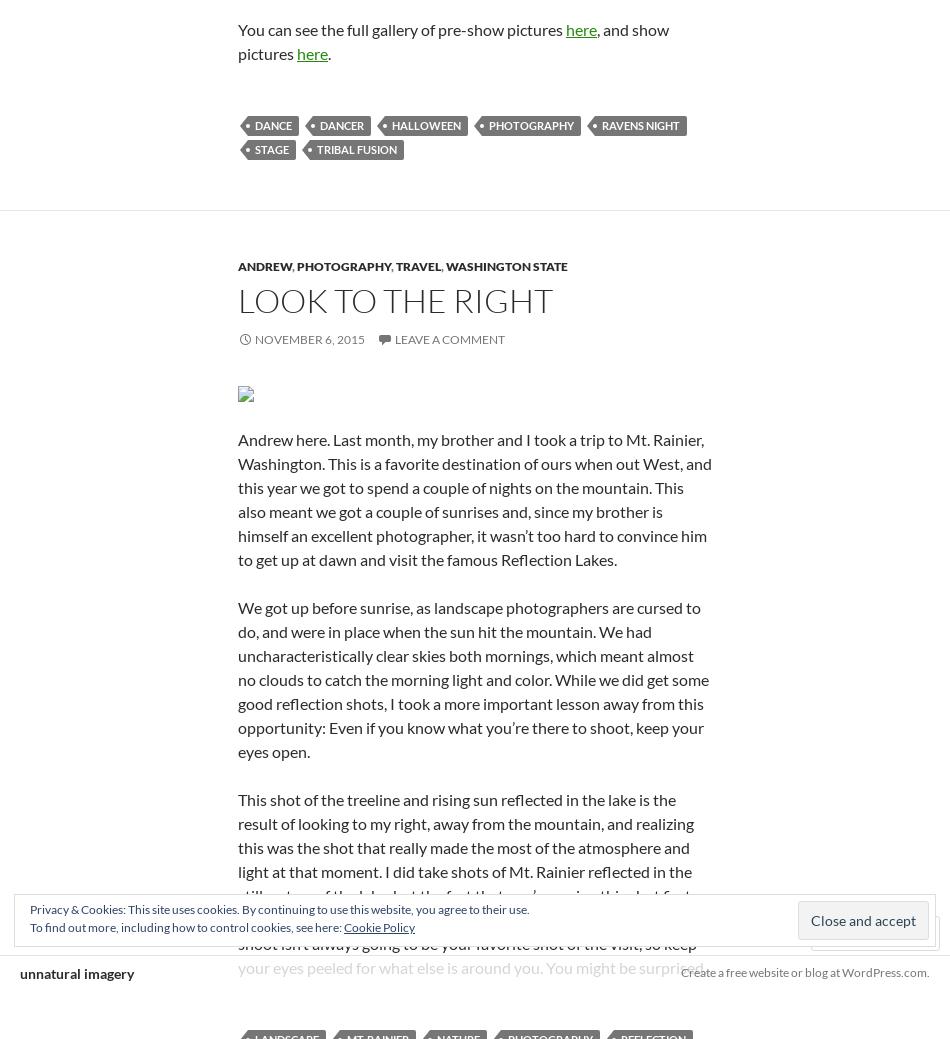 Image resolution: width=950 pixels, height=1039 pixels. I want to click on 'ravens night', so click(640, 124).